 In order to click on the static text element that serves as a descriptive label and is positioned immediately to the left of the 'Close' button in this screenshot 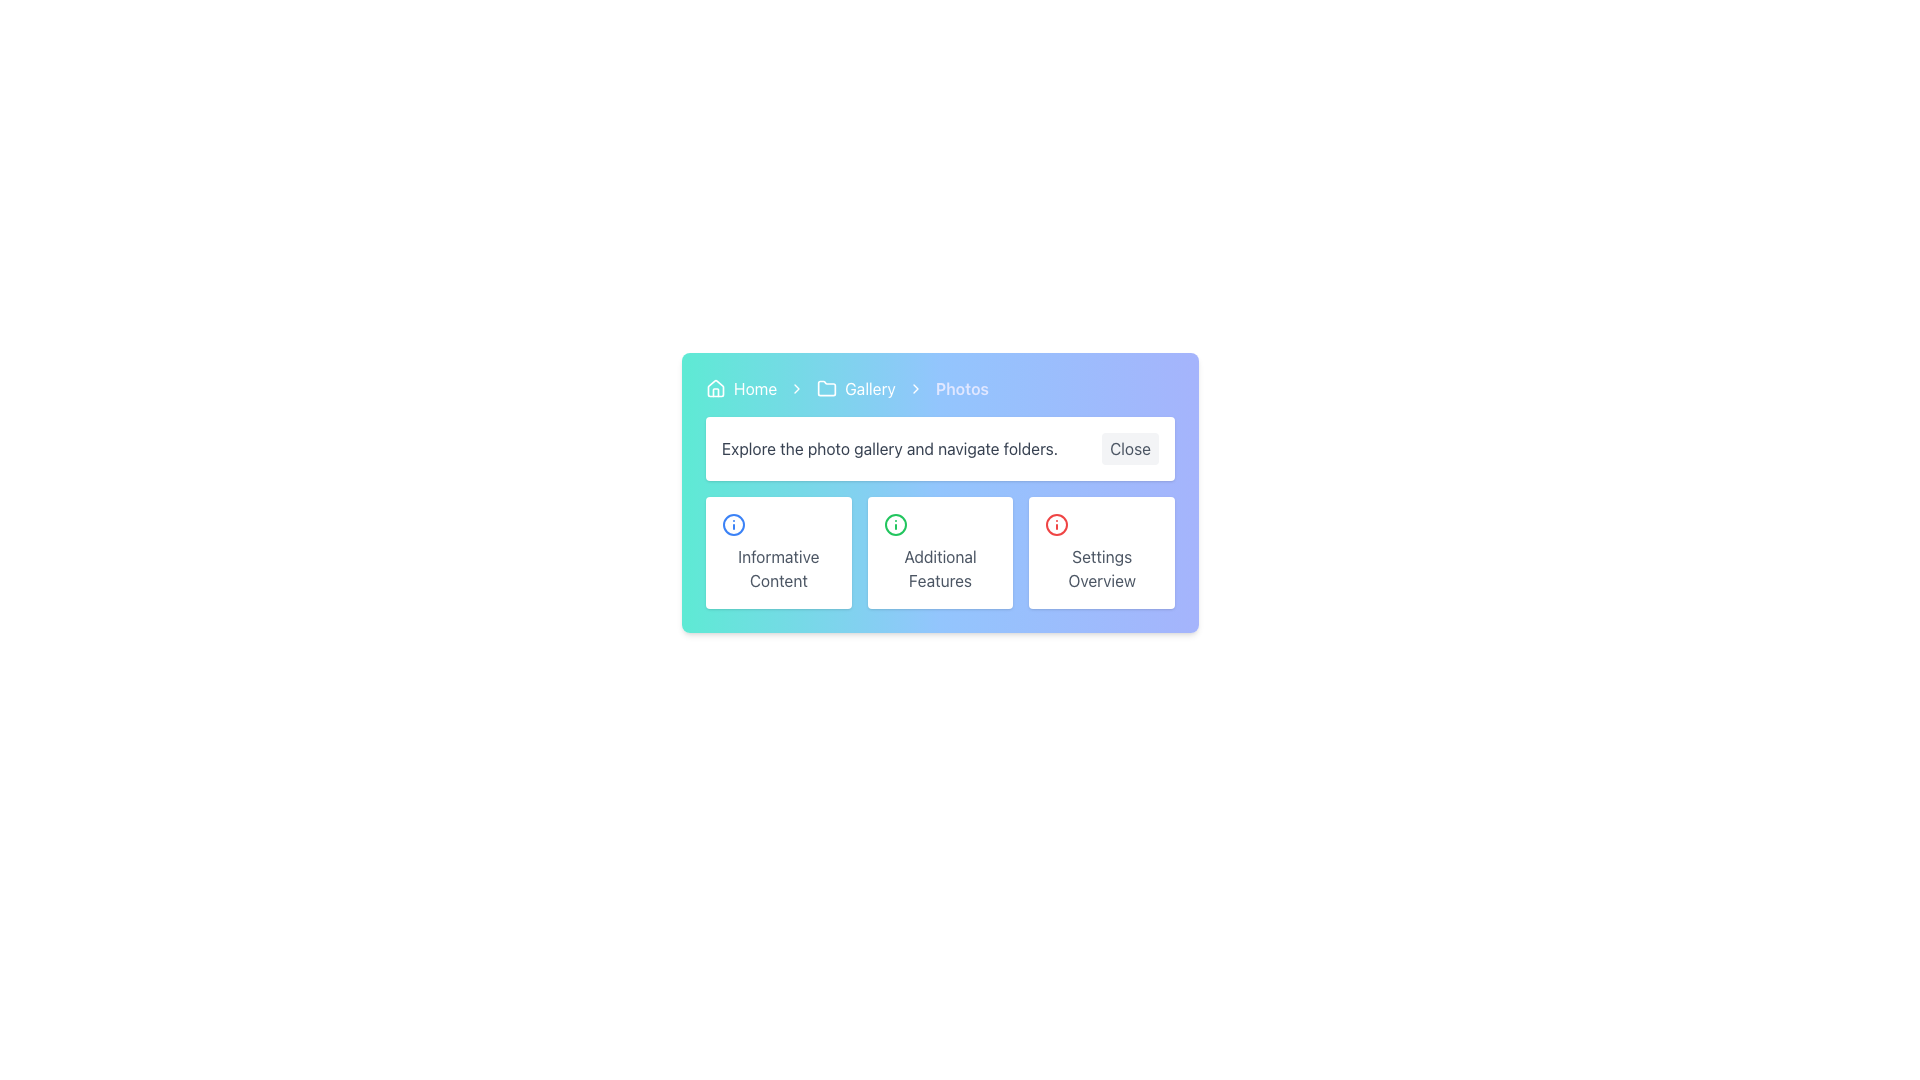, I will do `click(889, 447)`.